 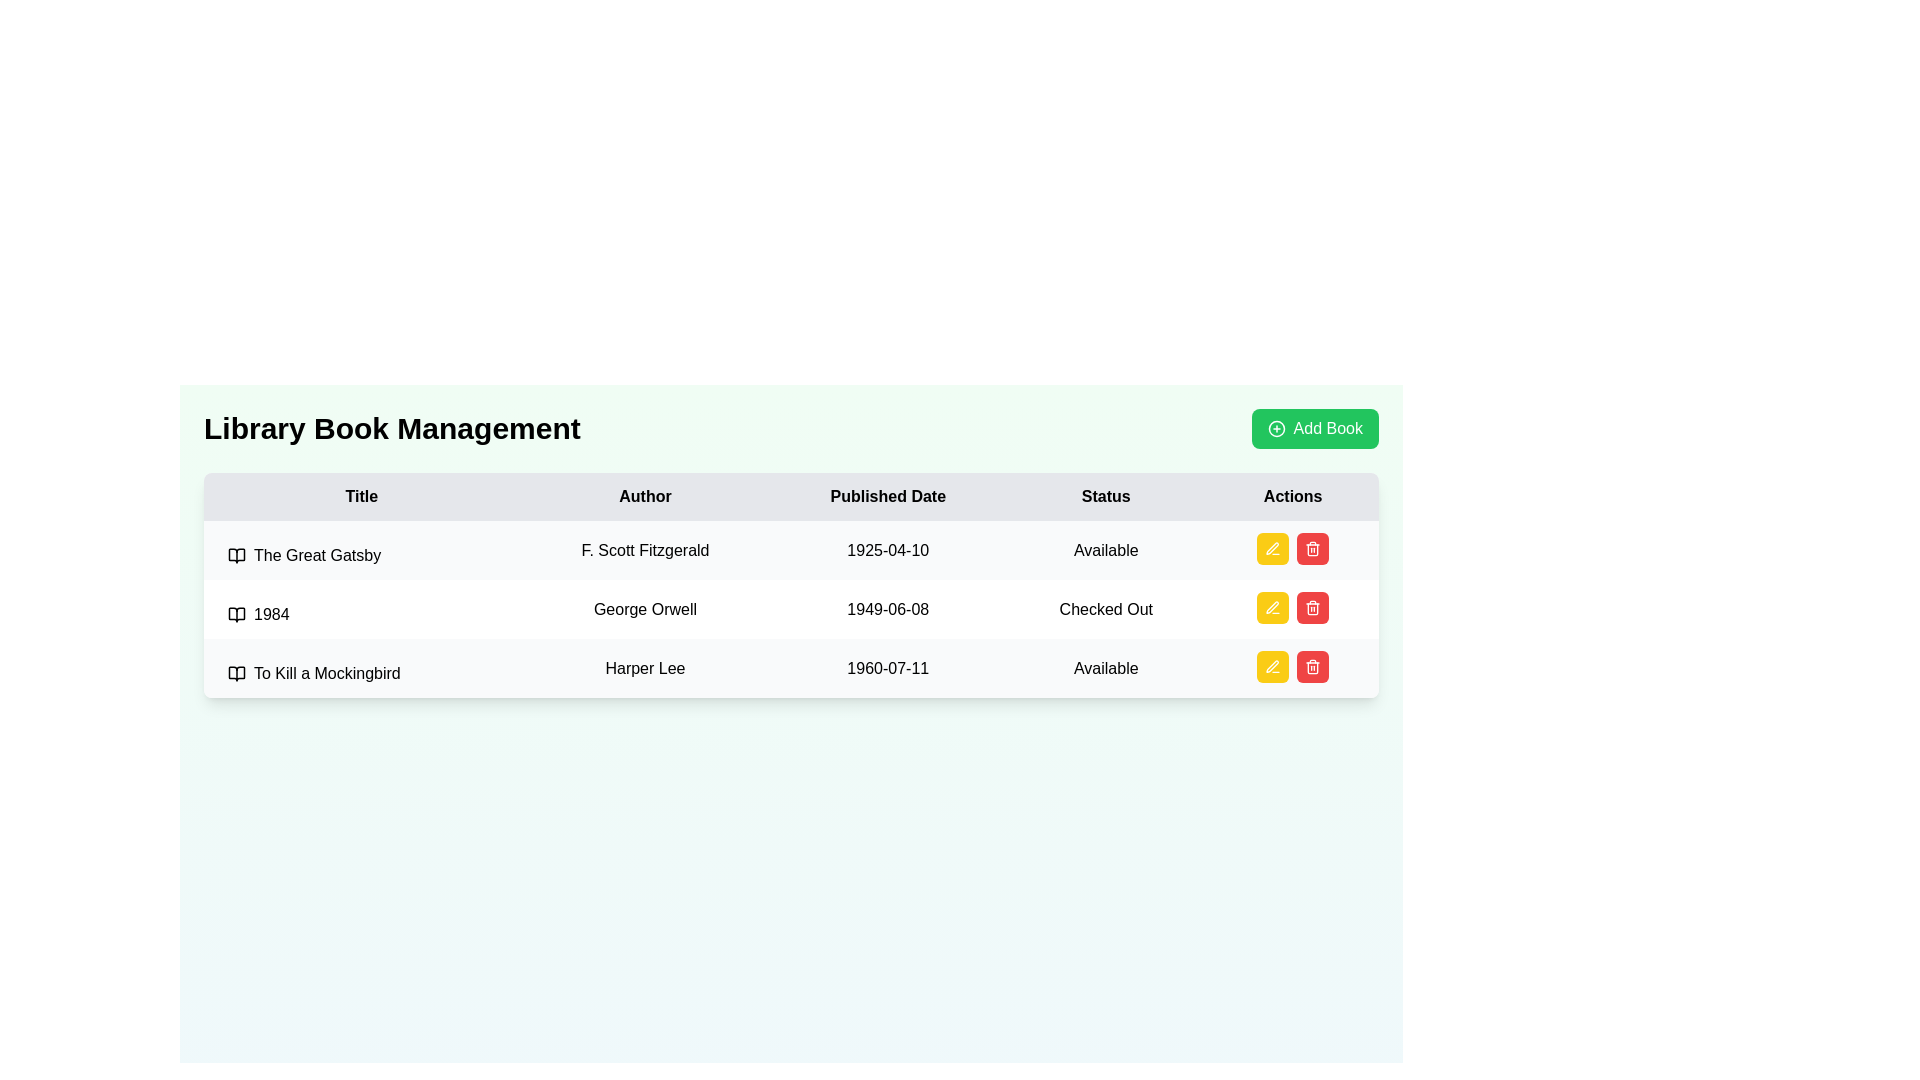 What do you see at coordinates (1105, 668) in the screenshot?
I see `the text component in the fourth column of the third row of the table that indicates the availability status of the listed book` at bounding box center [1105, 668].